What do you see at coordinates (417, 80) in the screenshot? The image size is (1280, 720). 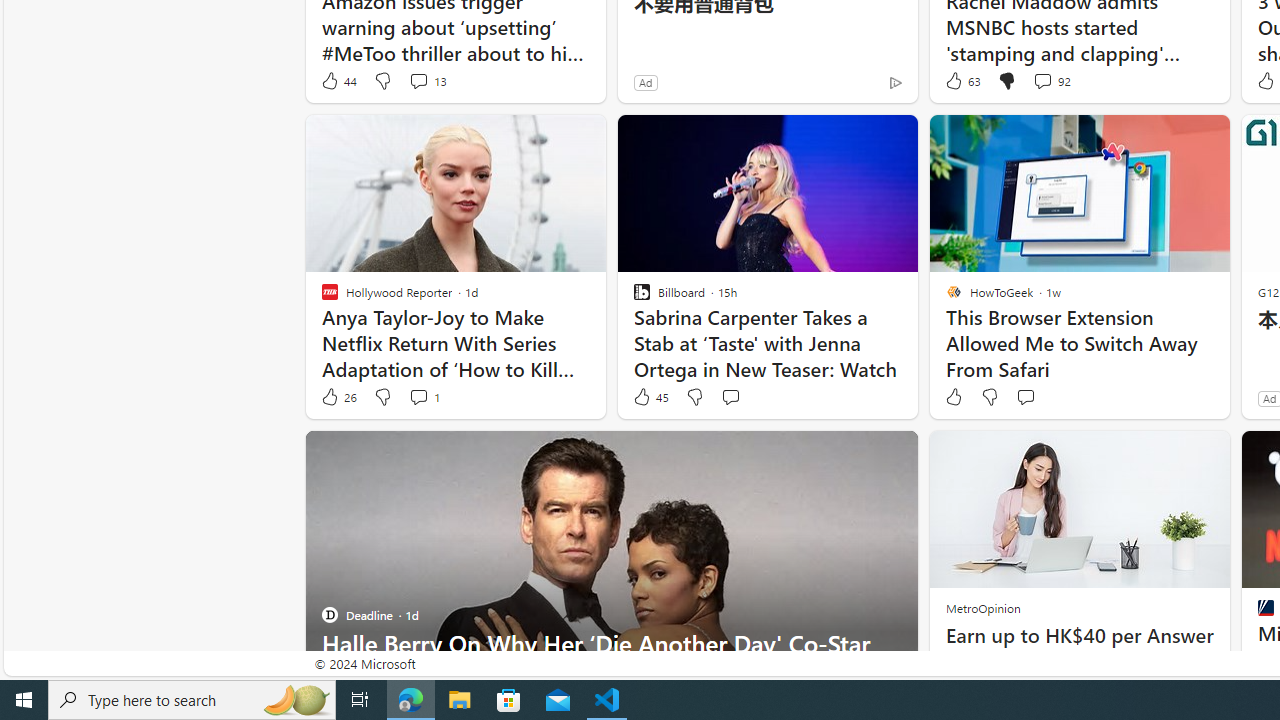 I see `'View comments 13 Comment'` at bounding box center [417, 80].